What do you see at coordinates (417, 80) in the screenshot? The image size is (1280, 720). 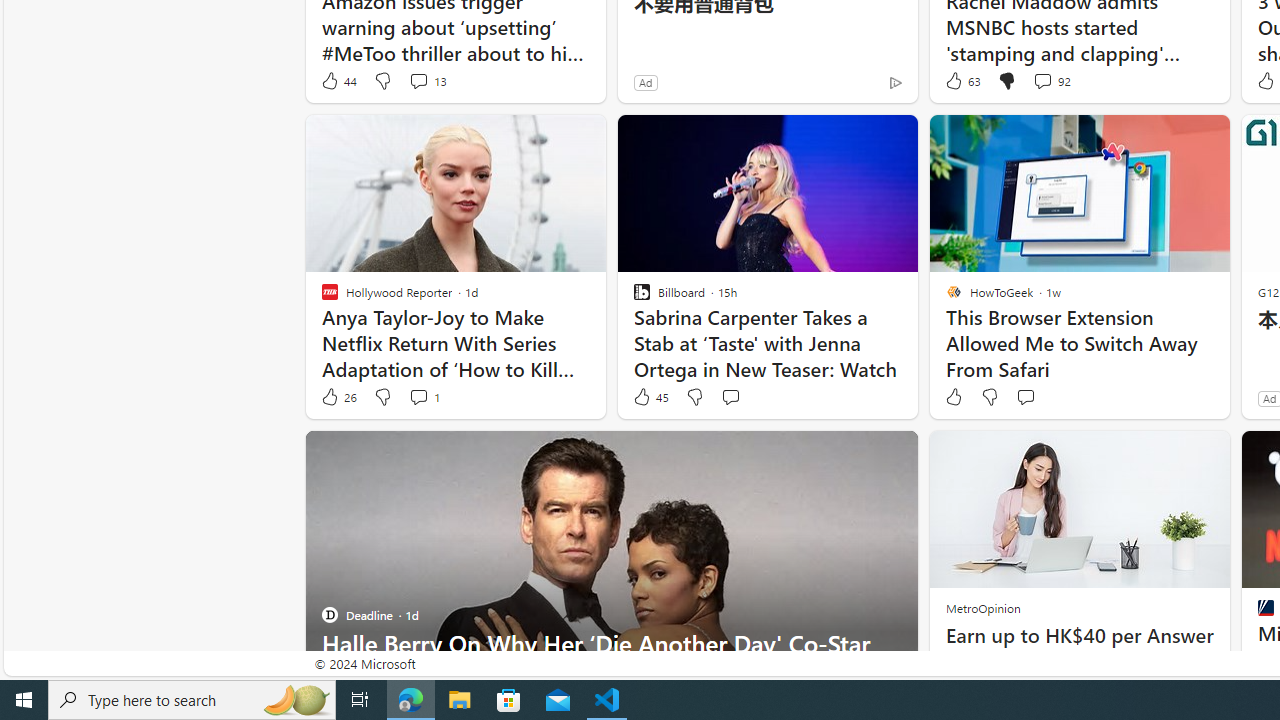 I see `'View comments 13 Comment'` at bounding box center [417, 80].